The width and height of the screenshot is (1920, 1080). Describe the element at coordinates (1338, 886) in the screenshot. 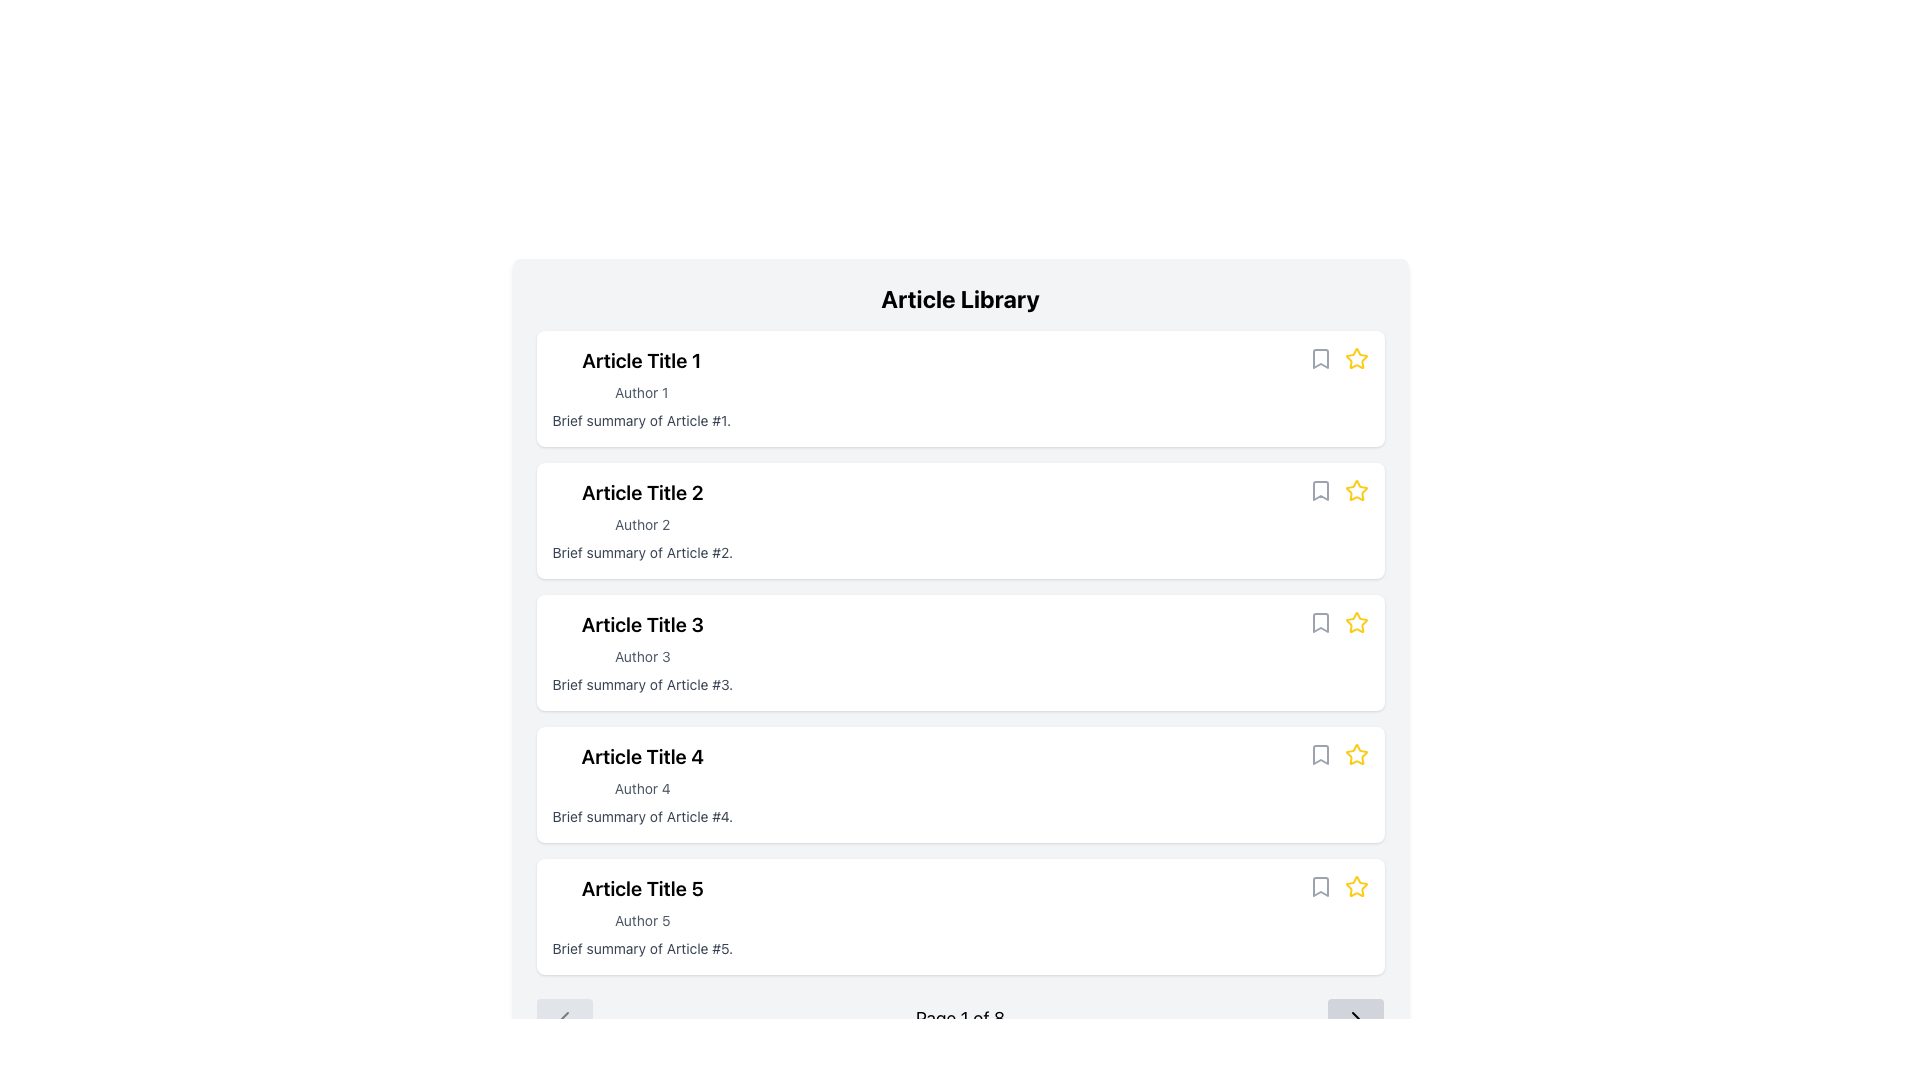

I see `the yellow star icon in the horizontal group of icons within the card for 'Article Title 5' to rate the article` at that location.